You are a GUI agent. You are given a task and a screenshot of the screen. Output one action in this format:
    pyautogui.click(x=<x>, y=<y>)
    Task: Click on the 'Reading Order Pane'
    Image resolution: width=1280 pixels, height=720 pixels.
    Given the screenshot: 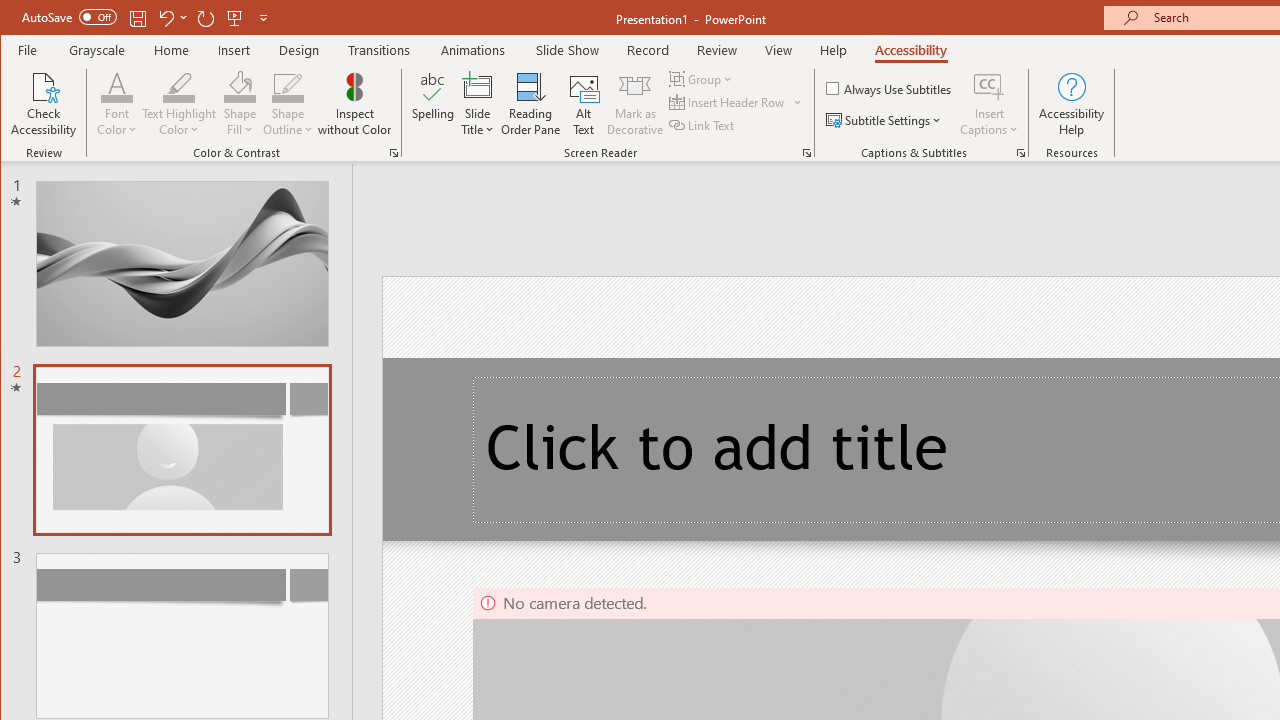 What is the action you would take?
    pyautogui.click(x=531, y=104)
    